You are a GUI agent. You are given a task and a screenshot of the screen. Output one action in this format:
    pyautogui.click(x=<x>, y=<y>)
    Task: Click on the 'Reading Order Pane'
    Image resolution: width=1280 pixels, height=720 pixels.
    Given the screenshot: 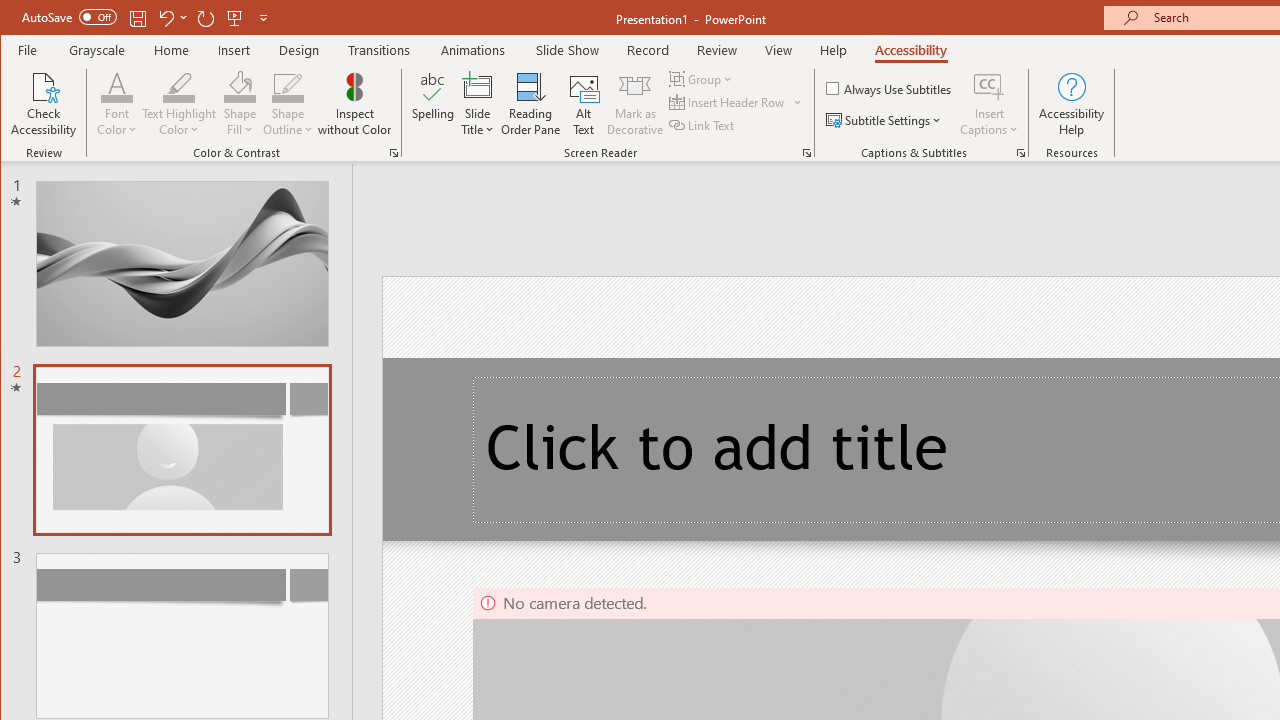 What is the action you would take?
    pyautogui.click(x=531, y=104)
    